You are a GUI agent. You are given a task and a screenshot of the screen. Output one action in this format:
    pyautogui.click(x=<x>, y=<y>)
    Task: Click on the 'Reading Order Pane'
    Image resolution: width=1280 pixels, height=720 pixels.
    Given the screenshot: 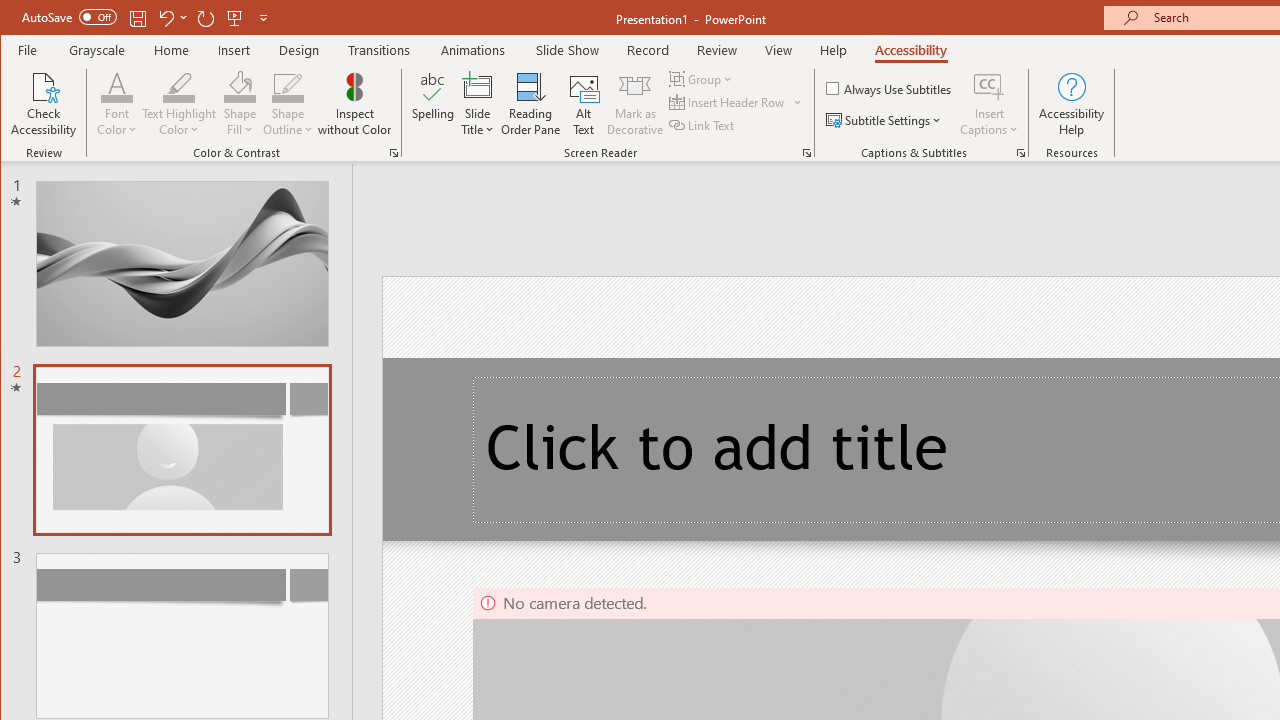 What is the action you would take?
    pyautogui.click(x=531, y=104)
    